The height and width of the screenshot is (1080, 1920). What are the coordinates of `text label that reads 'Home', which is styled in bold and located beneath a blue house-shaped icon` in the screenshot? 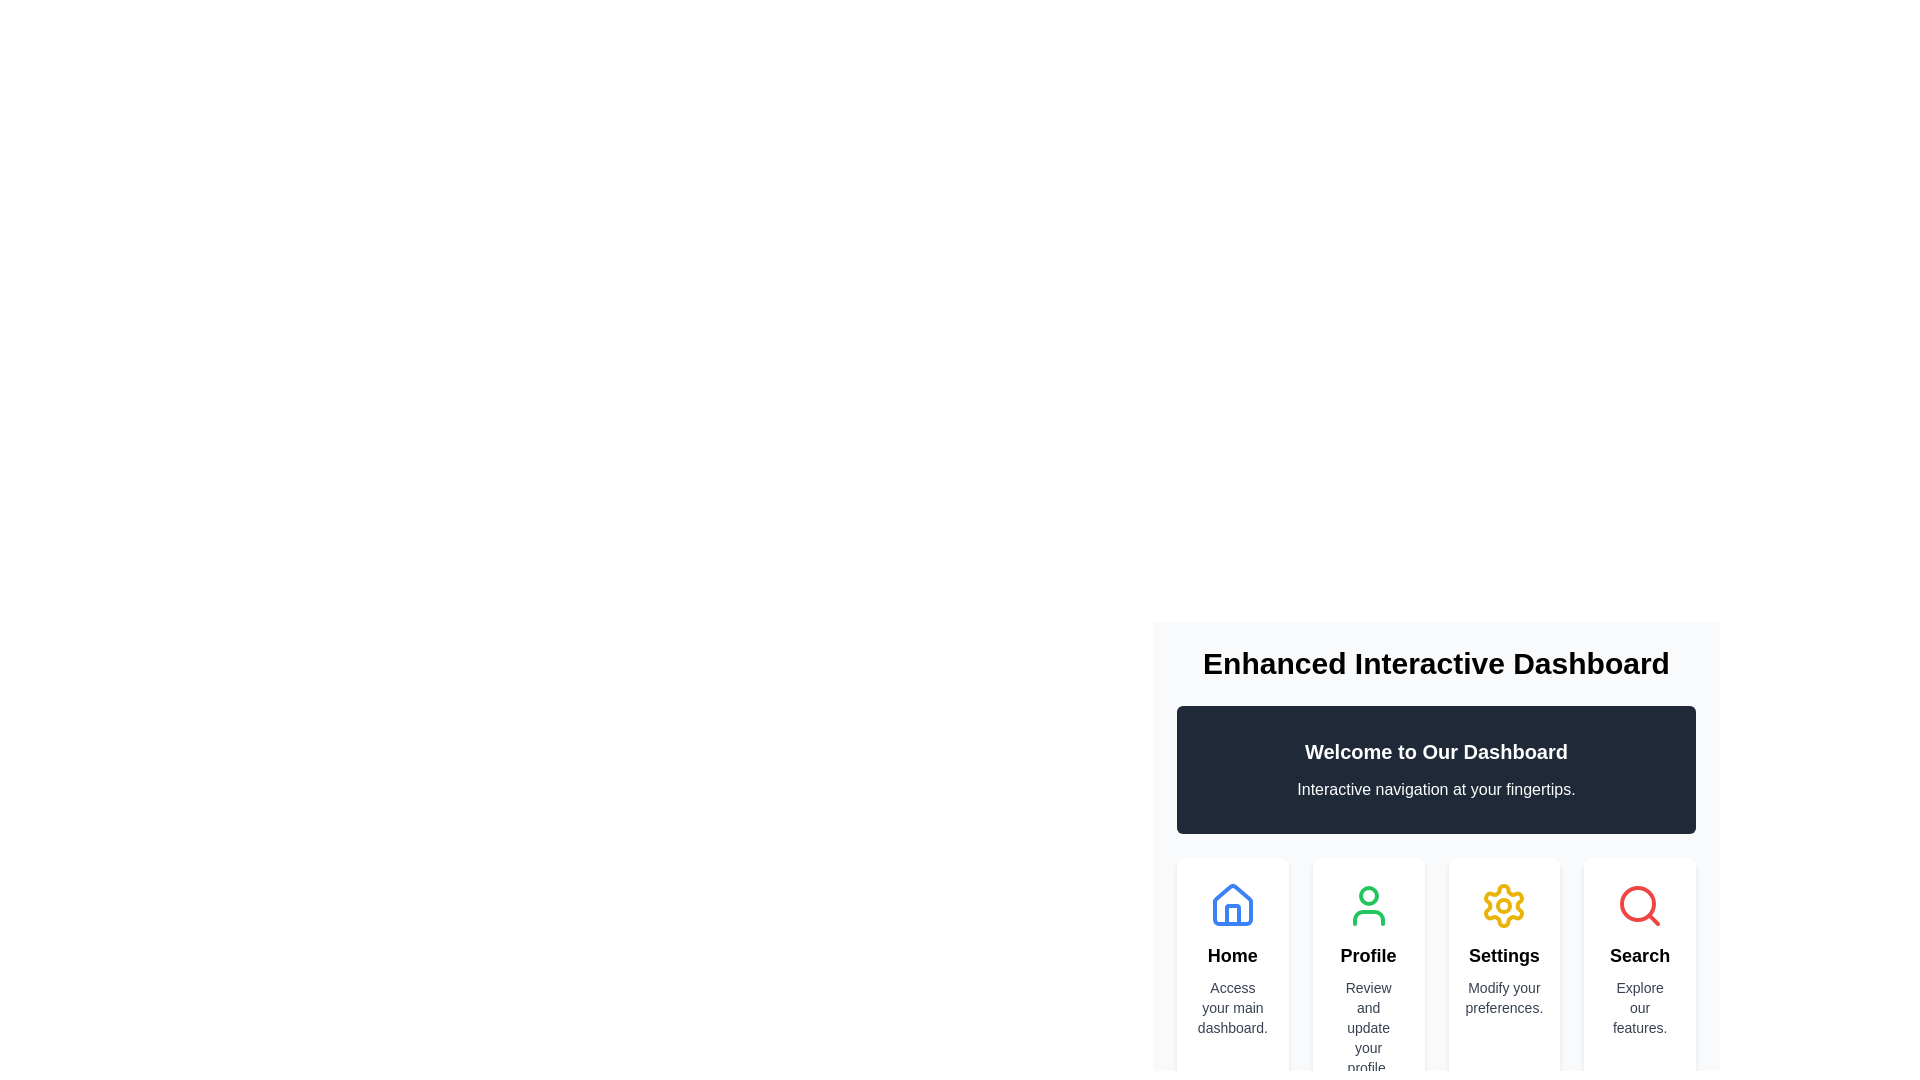 It's located at (1231, 955).